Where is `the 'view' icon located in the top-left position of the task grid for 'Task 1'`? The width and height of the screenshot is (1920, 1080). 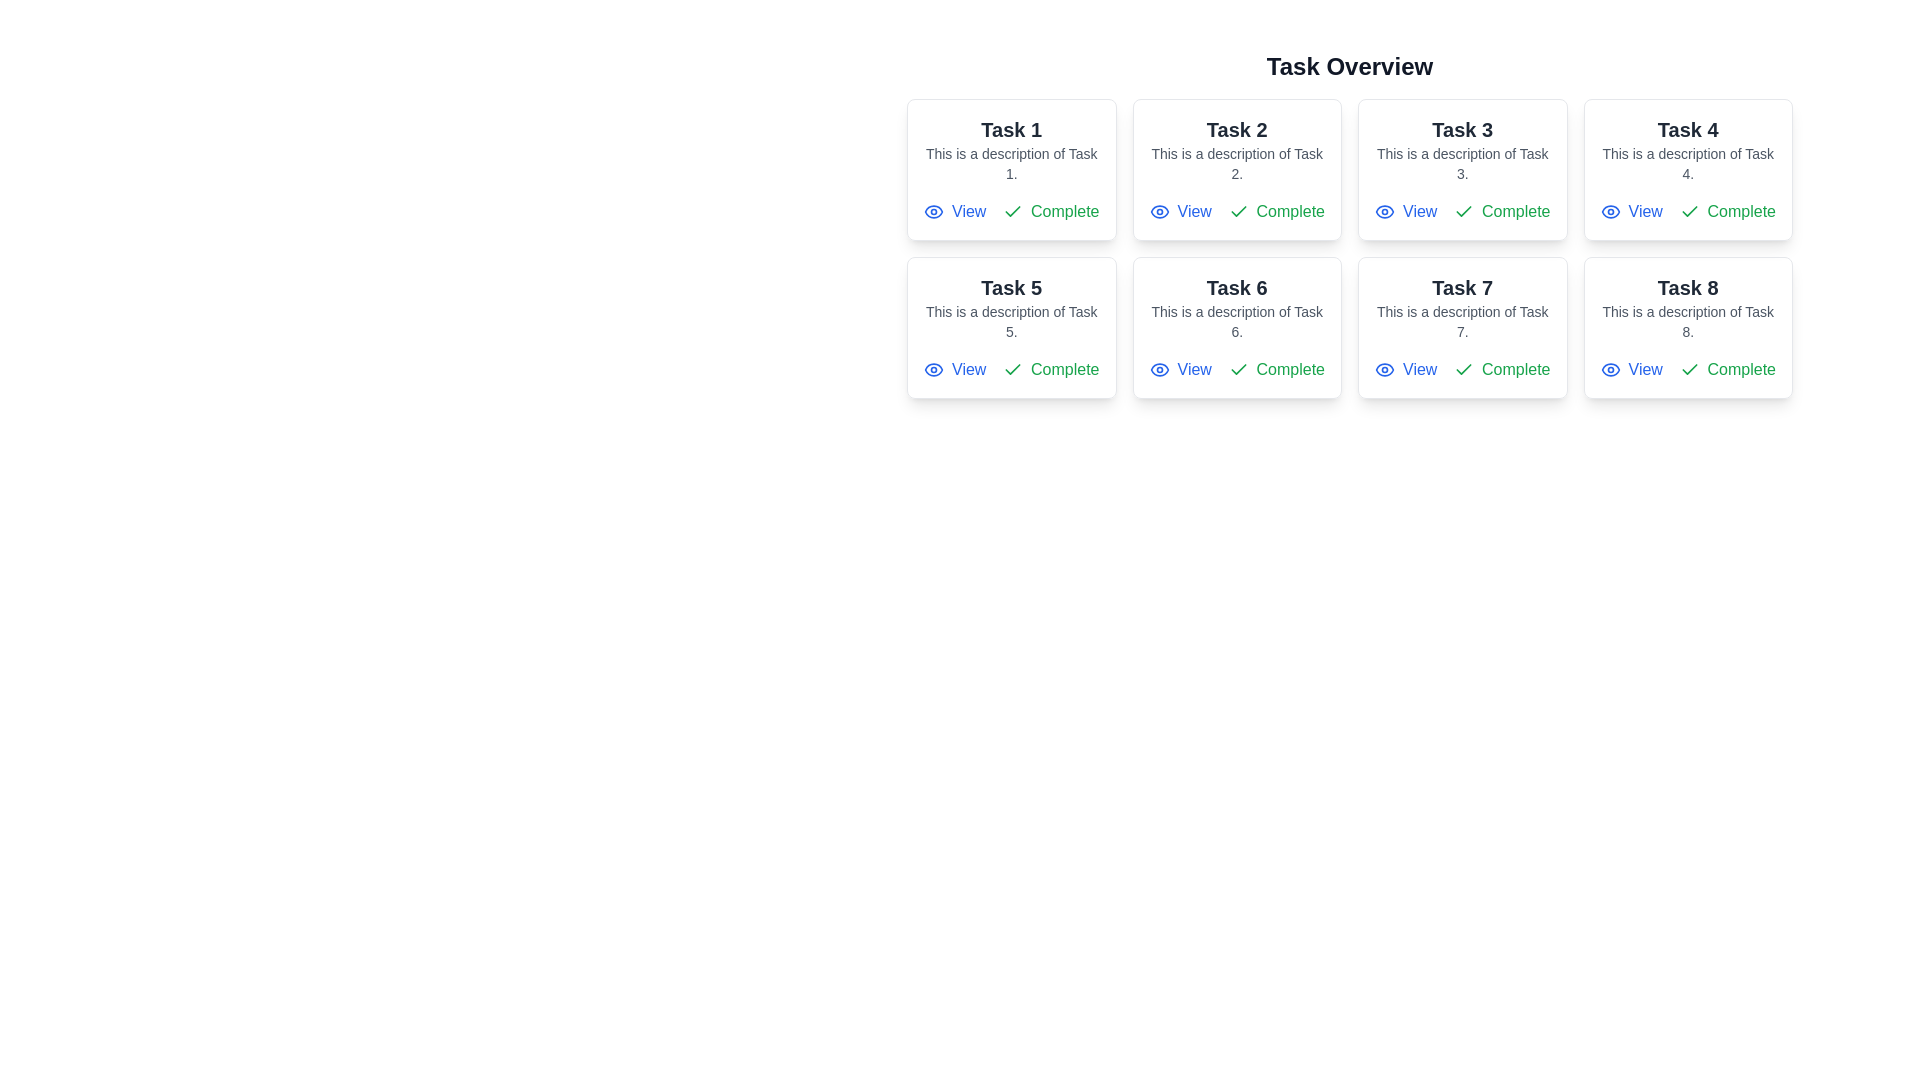 the 'view' icon located in the top-left position of the task grid for 'Task 1' is located at coordinates (933, 212).